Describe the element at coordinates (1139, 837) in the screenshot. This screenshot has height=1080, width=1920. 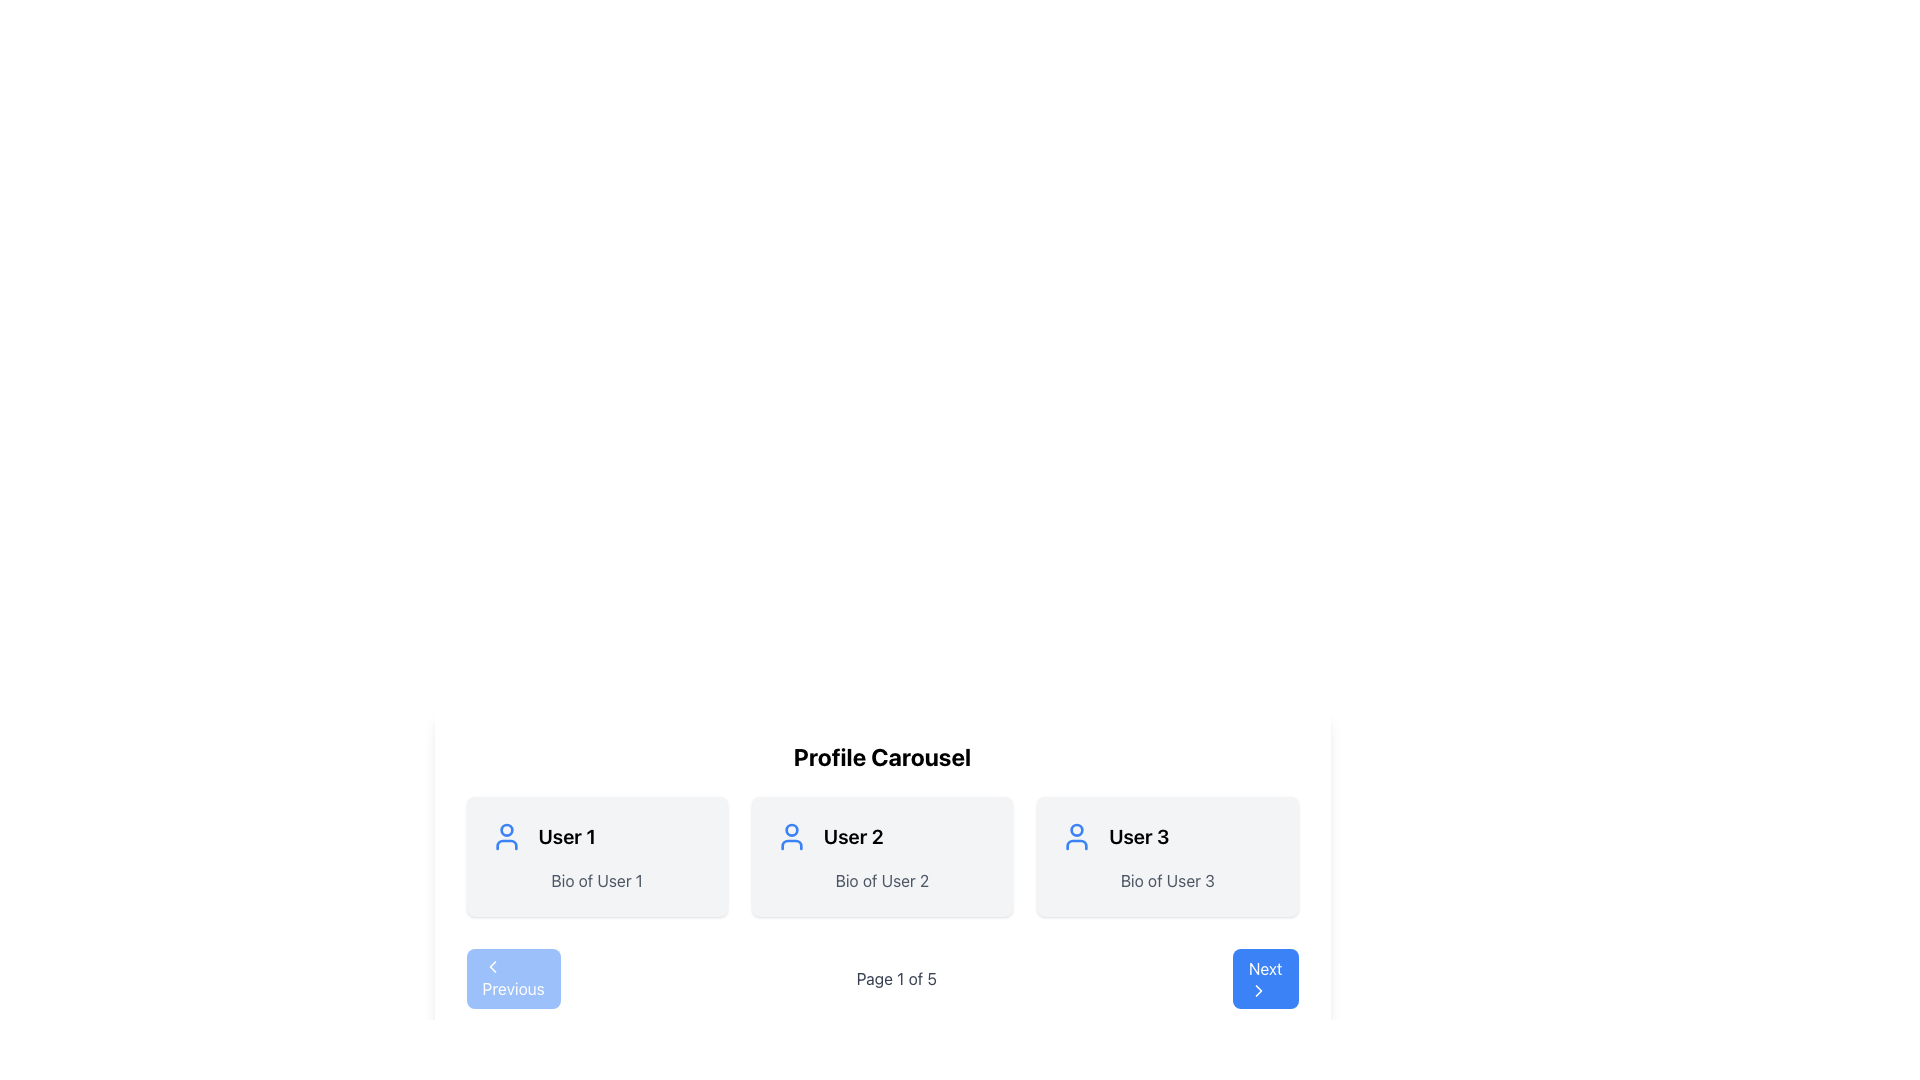
I see `the Text Display element that shows 'User 3', which is styled with a bold and large font, located below the user avatar icon in a carousel layout` at that location.